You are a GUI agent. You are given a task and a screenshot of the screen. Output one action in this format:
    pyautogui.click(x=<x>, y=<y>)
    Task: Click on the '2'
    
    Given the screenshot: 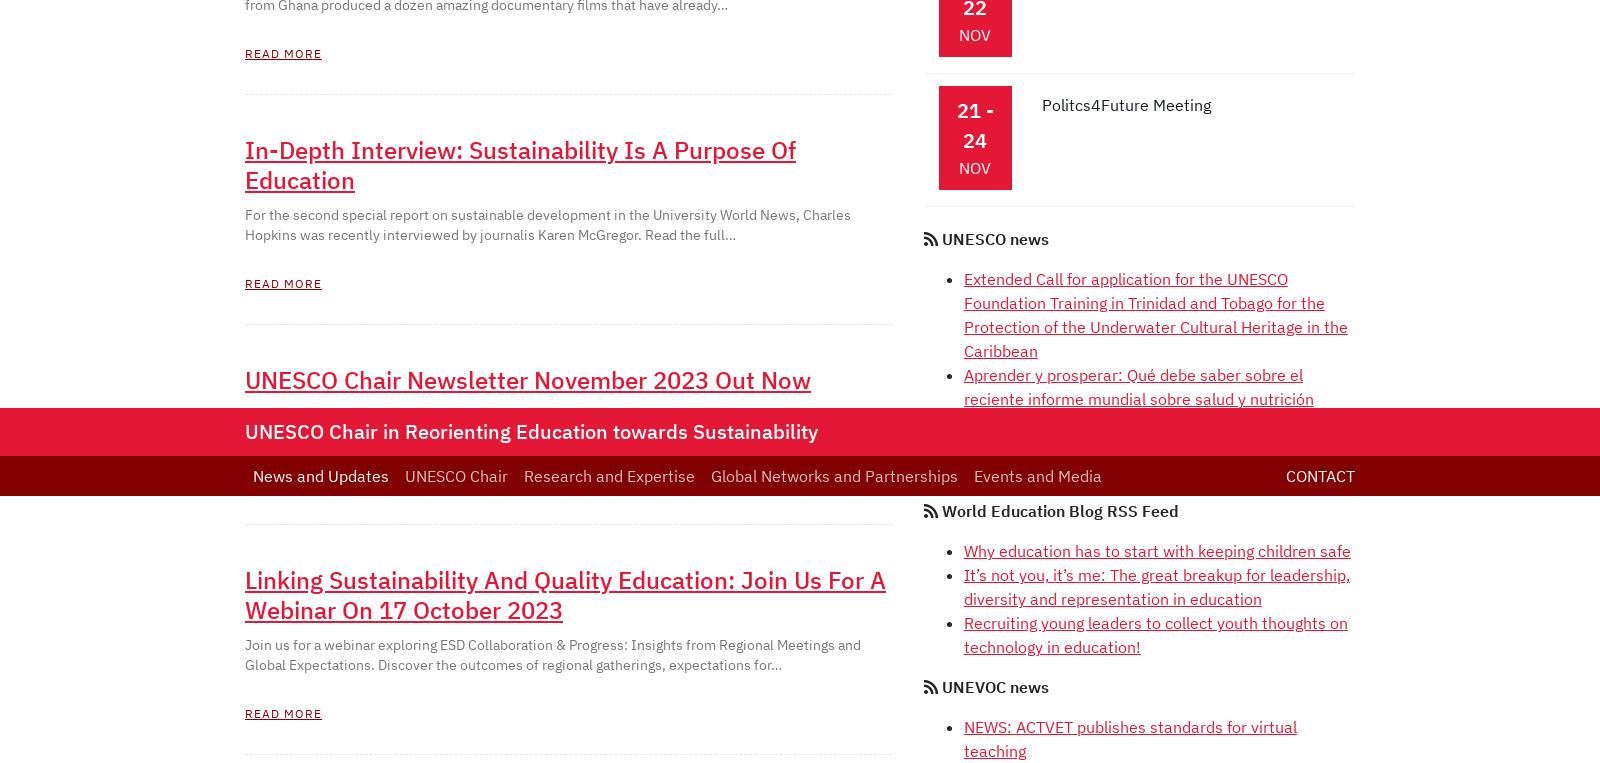 What is the action you would take?
    pyautogui.click(x=304, y=29)
    